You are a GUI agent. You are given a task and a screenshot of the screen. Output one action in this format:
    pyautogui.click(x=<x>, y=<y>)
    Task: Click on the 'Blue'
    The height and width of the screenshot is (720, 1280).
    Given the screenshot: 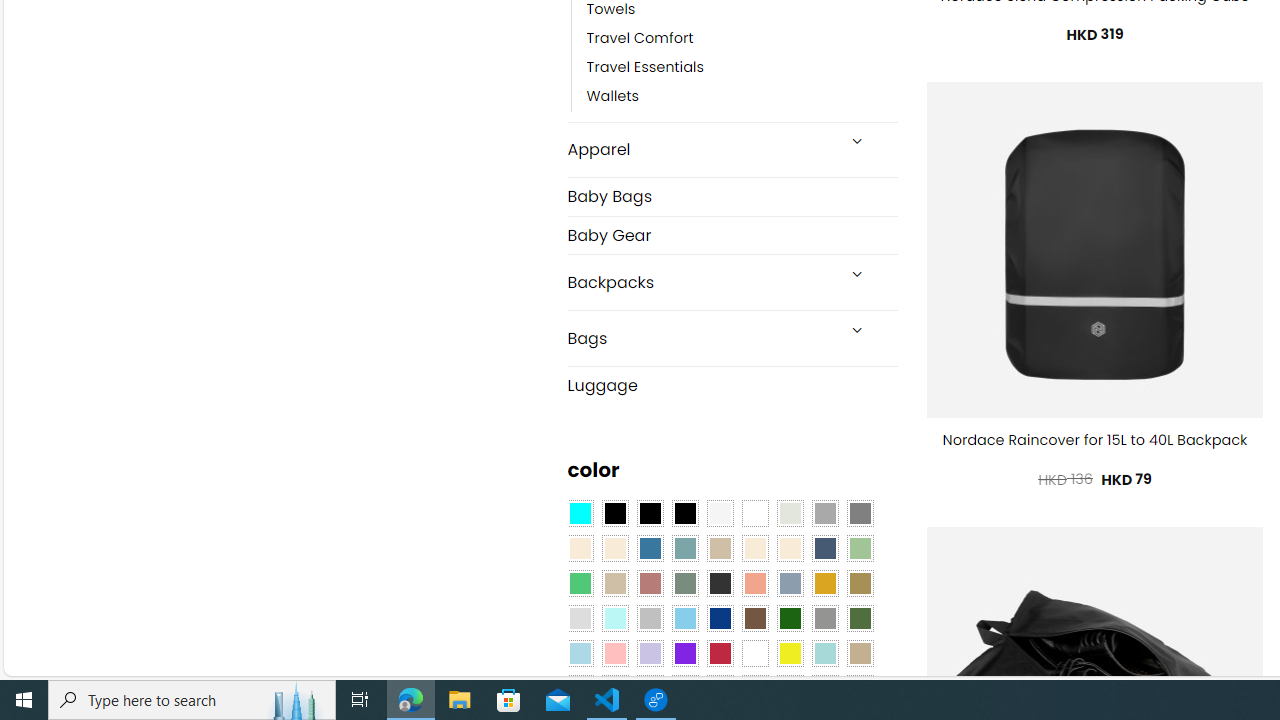 What is the action you would take?
    pyautogui.click(x=650, y=549)
    